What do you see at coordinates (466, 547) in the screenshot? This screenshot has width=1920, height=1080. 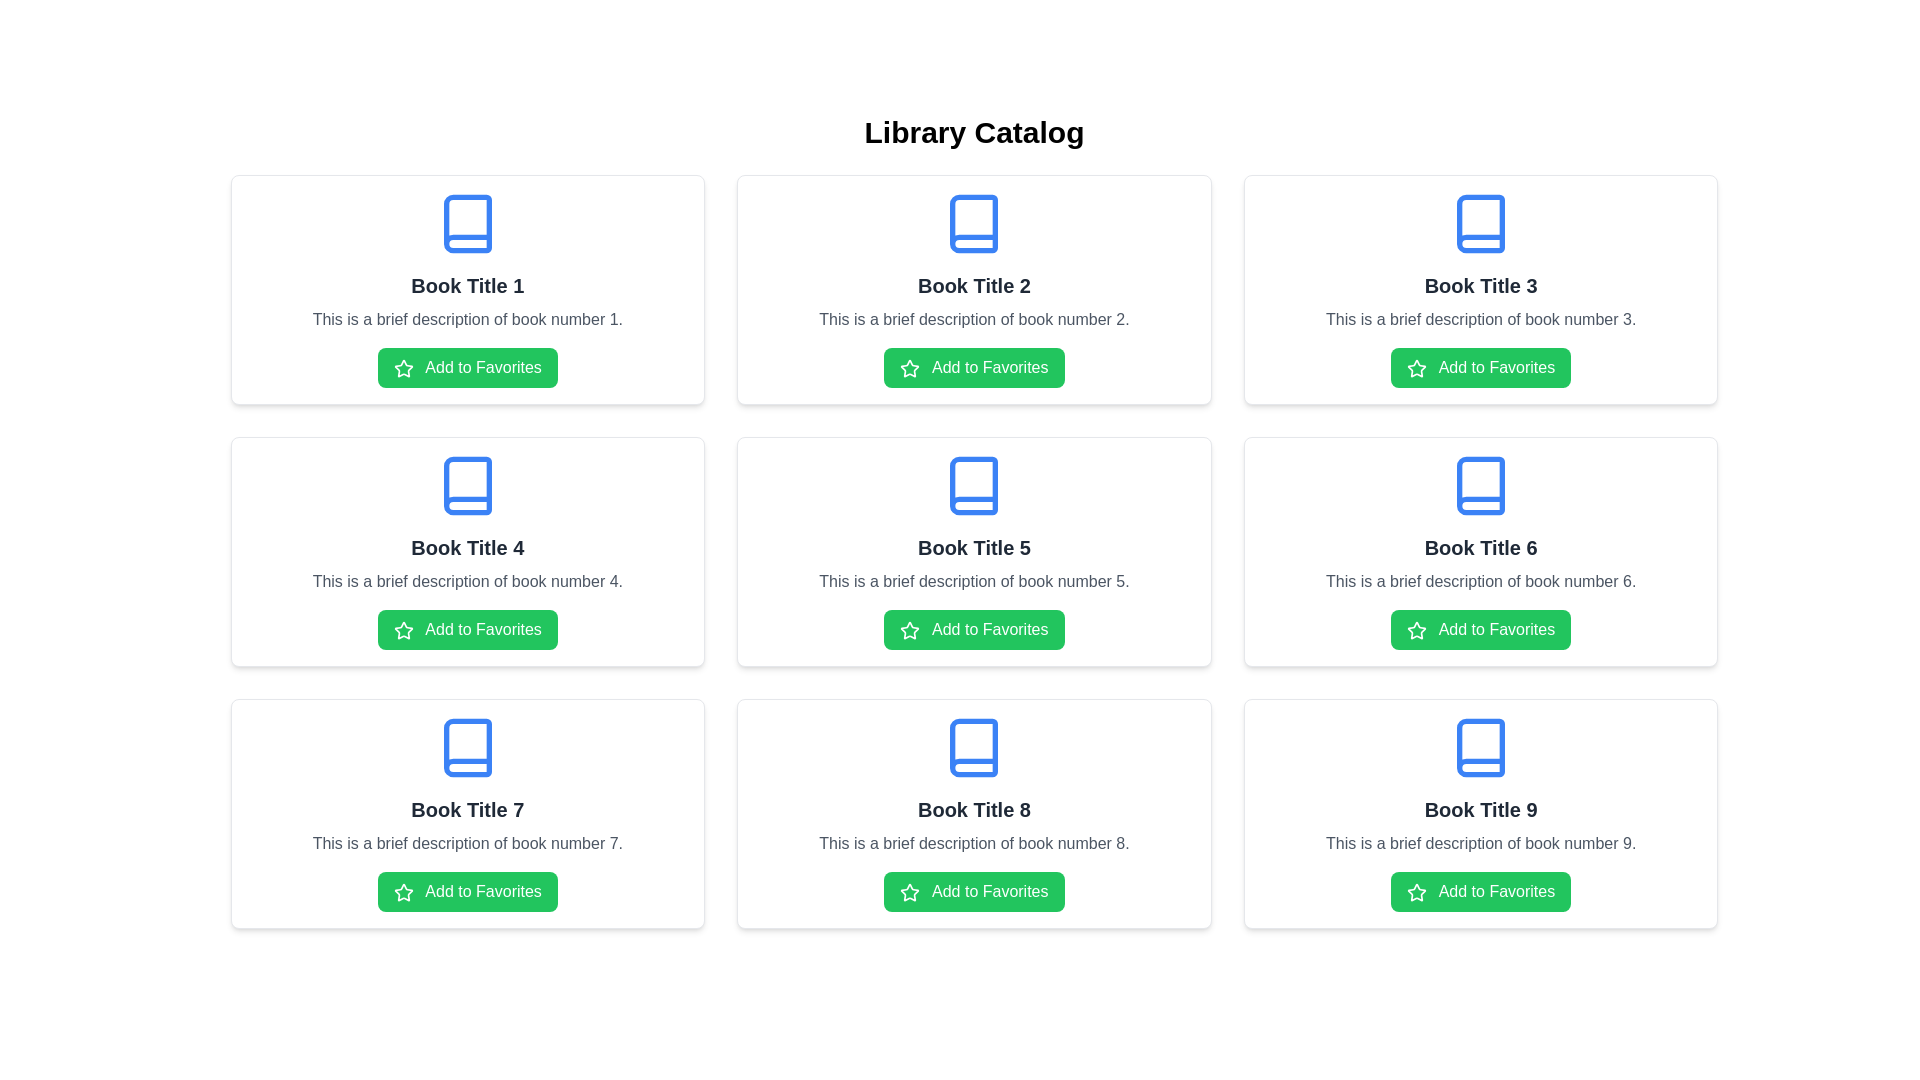 I see `the Static Text Label that serves as a heading or title for the associated book within the card layout, located in the second row and first column of a three-by-three grid` at bounding box center [466, 547].